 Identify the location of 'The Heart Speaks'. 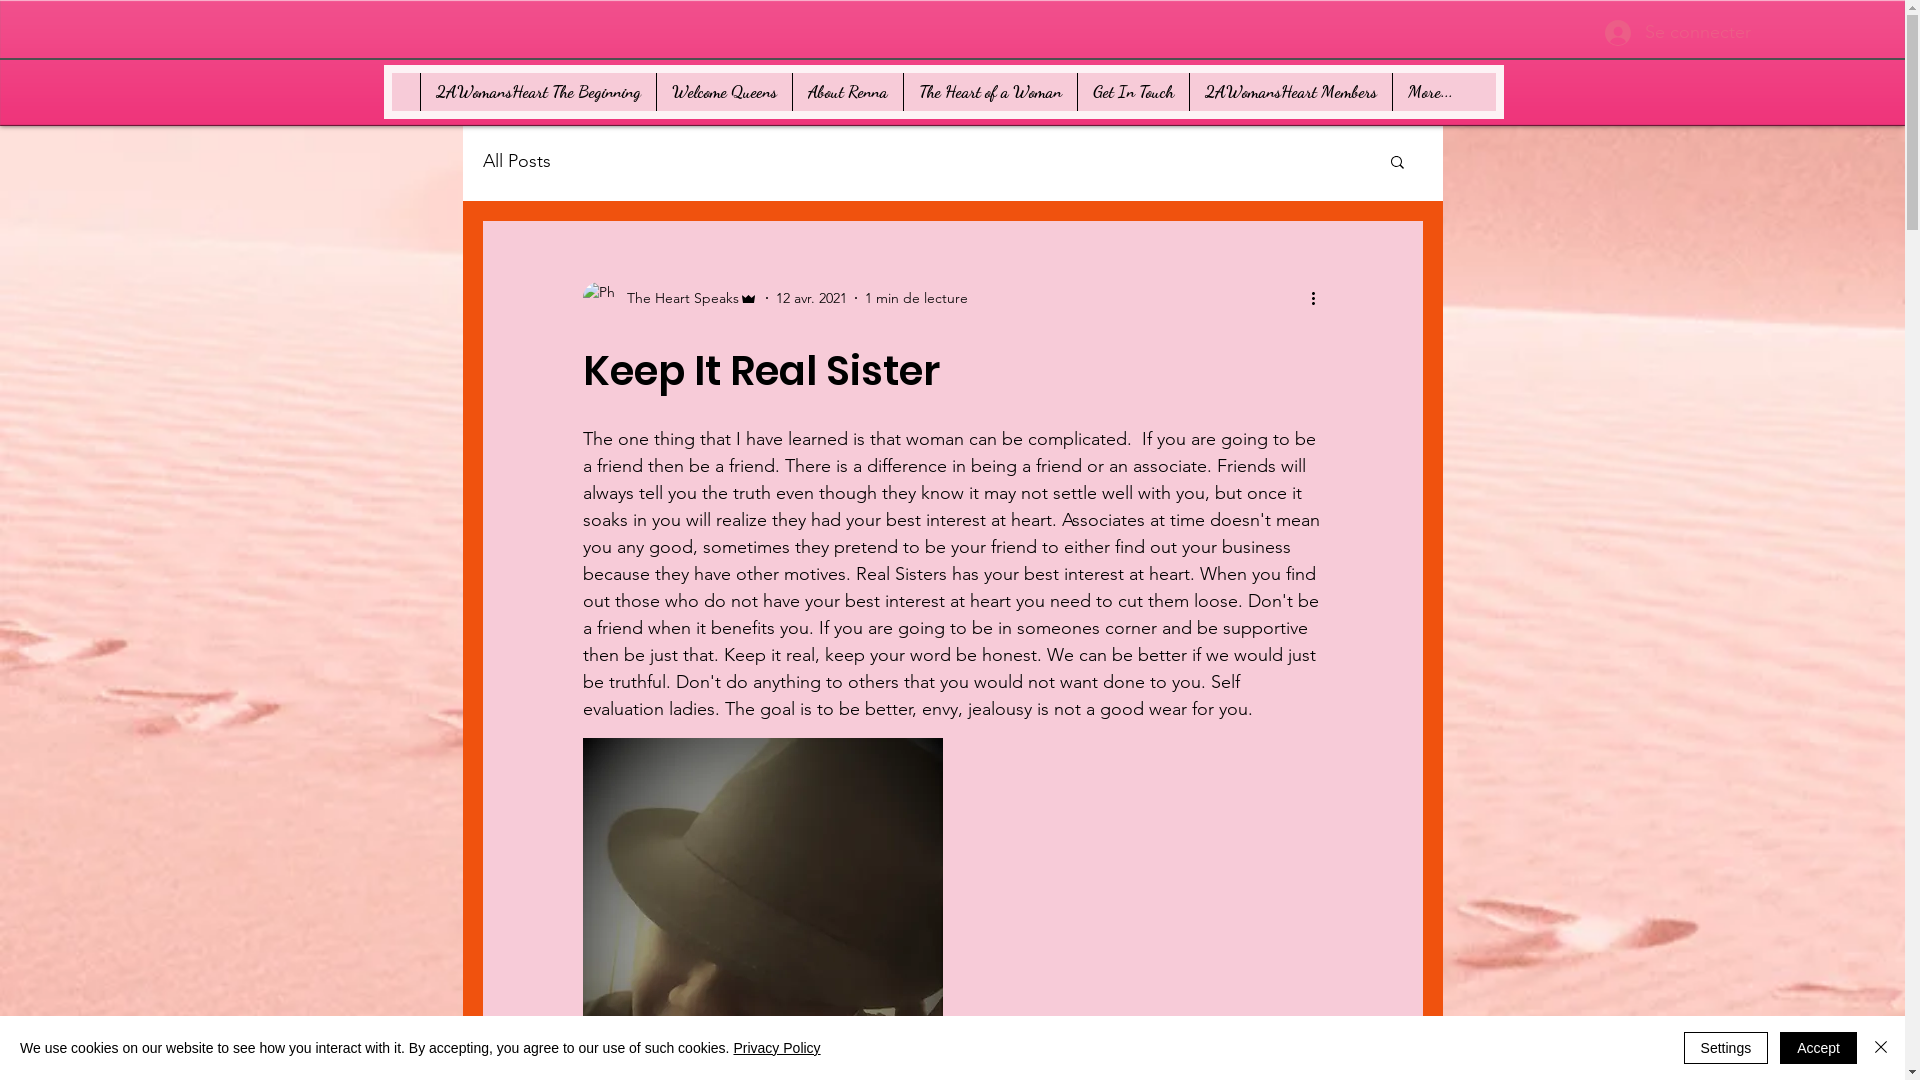
(669, 297).